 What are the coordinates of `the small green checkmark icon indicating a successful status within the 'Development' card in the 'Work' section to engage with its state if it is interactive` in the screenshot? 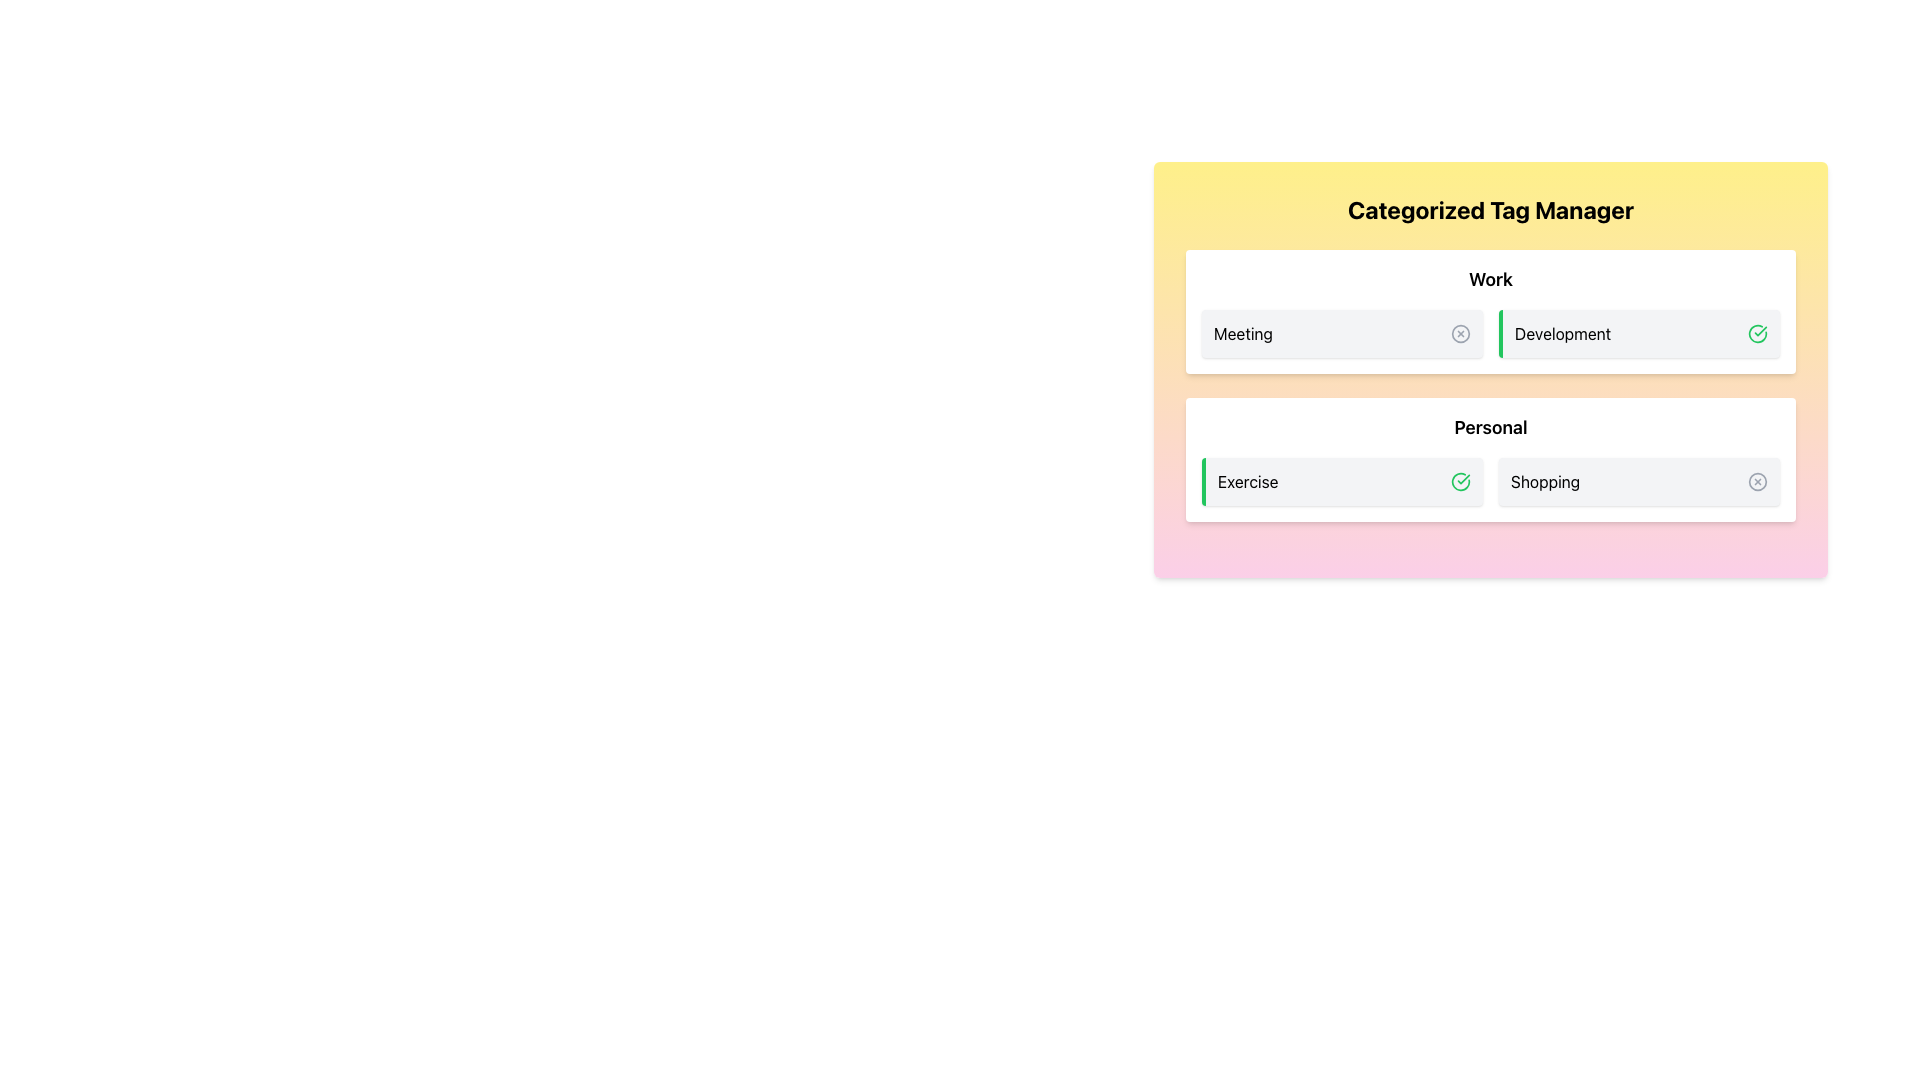 It's located at (1756, 333).